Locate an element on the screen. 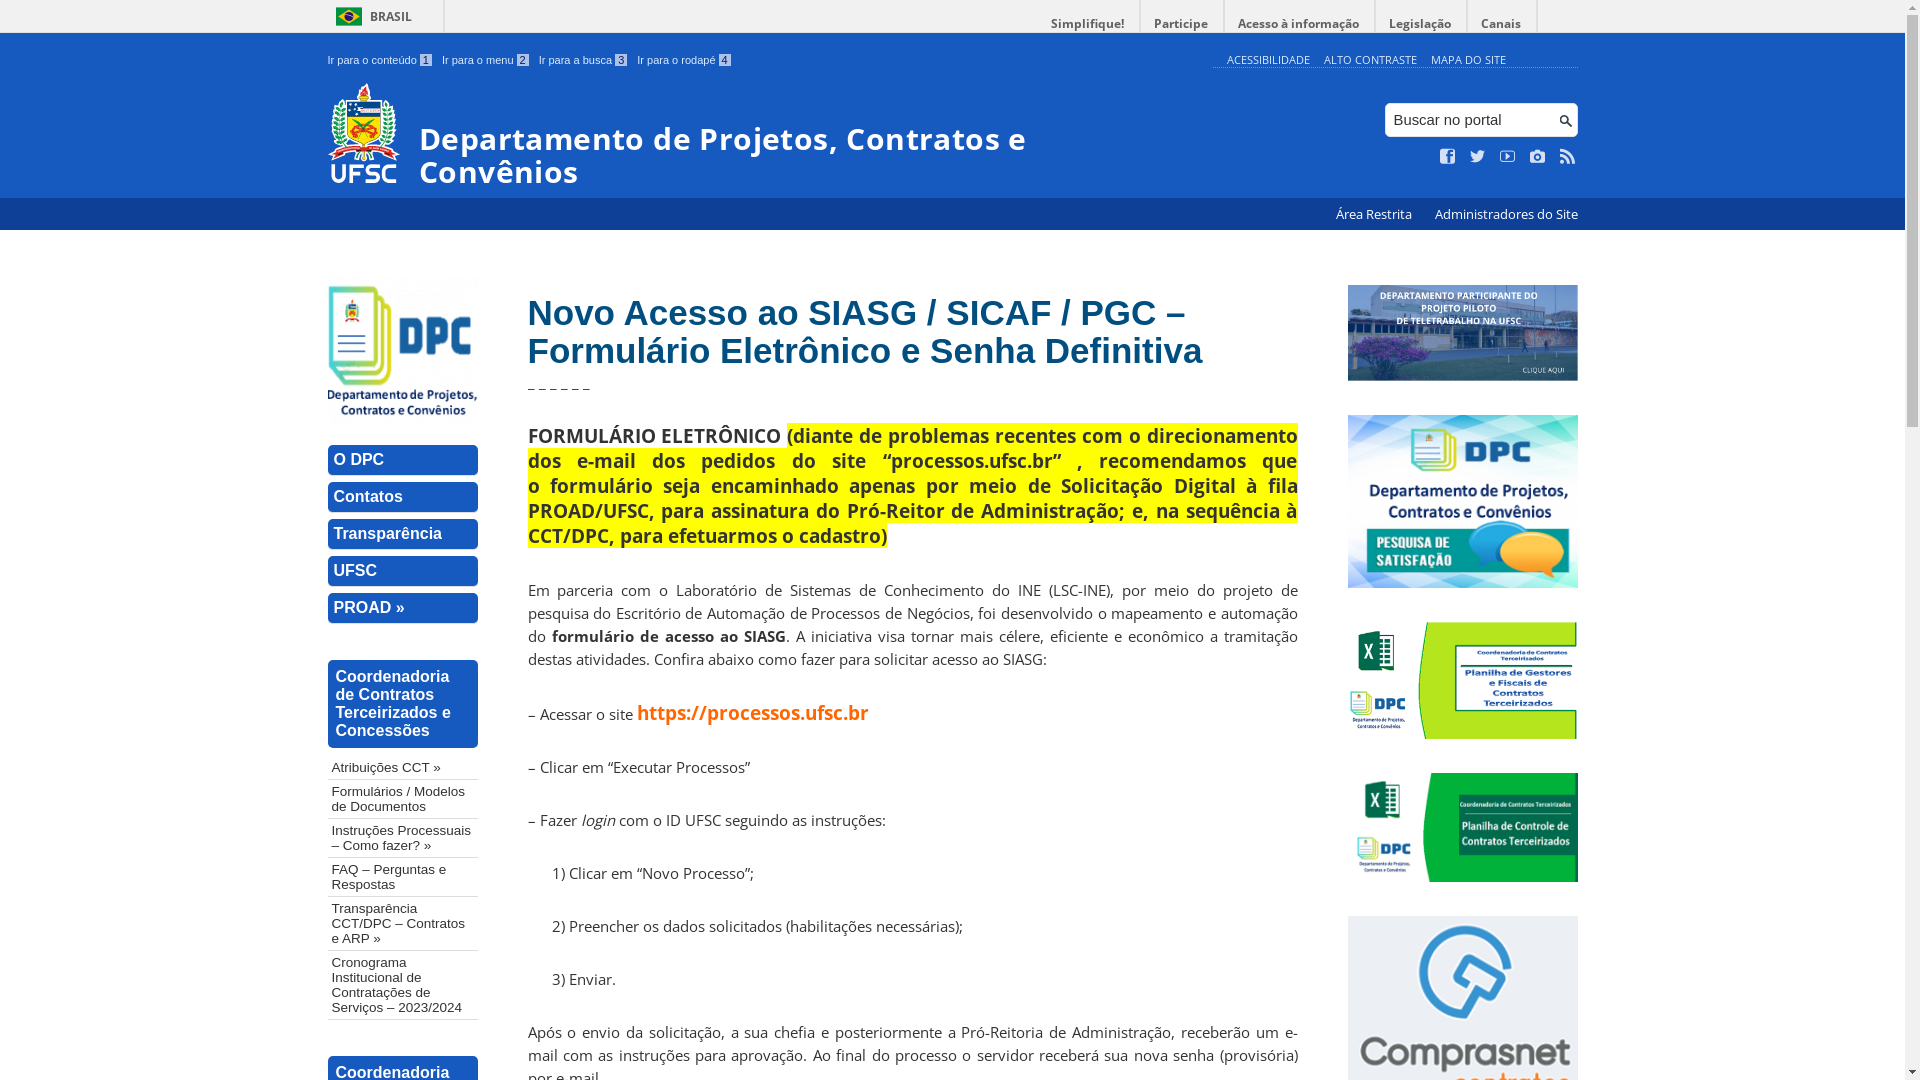  'Administradores do Site' is located at coordinates (1423, 214).